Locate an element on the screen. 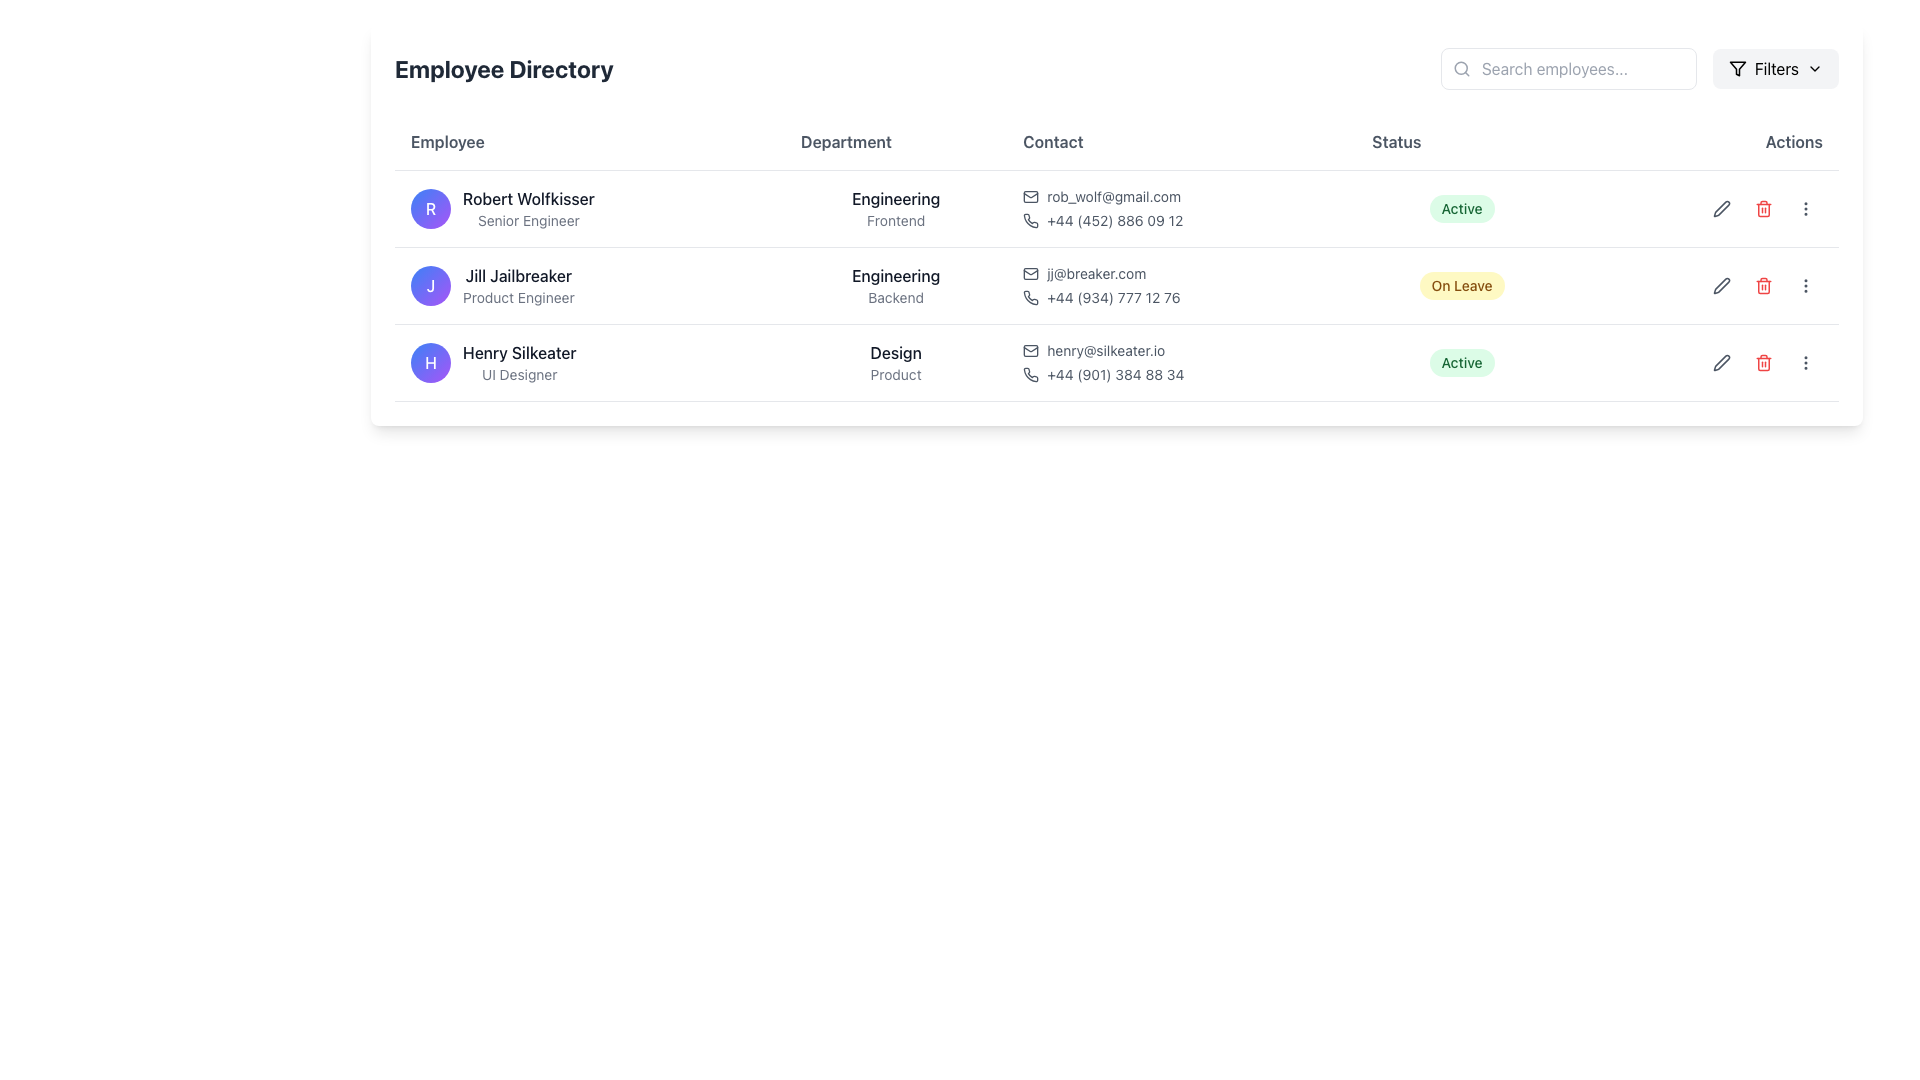 The width and height of the screenshot is (1920, 1080). the Information display for contact details of 'Henry Silkeater' to initiate communication via email or phone is located at coordinates (1181, 362).